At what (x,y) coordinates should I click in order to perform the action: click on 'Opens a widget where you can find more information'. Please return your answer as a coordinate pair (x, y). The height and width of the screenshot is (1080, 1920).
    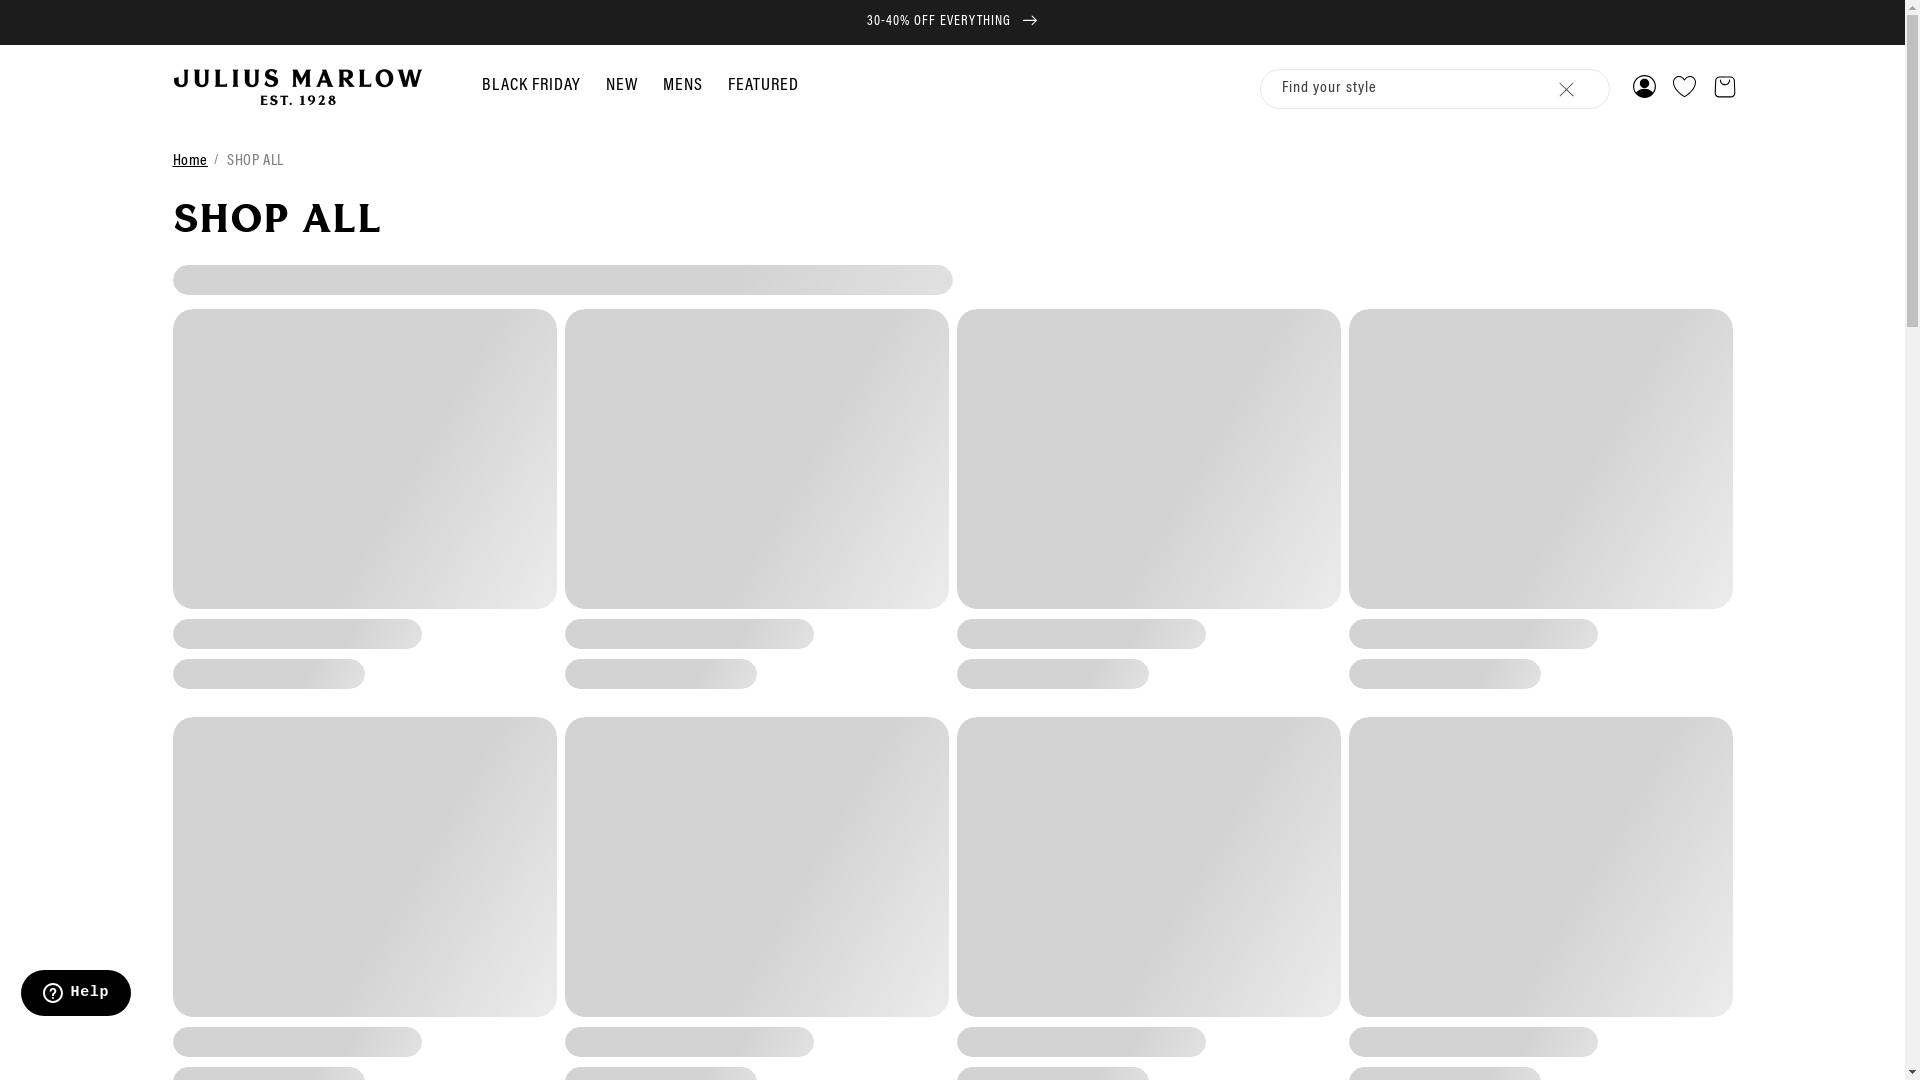
    Looking at the image, I should click on (19, 995).